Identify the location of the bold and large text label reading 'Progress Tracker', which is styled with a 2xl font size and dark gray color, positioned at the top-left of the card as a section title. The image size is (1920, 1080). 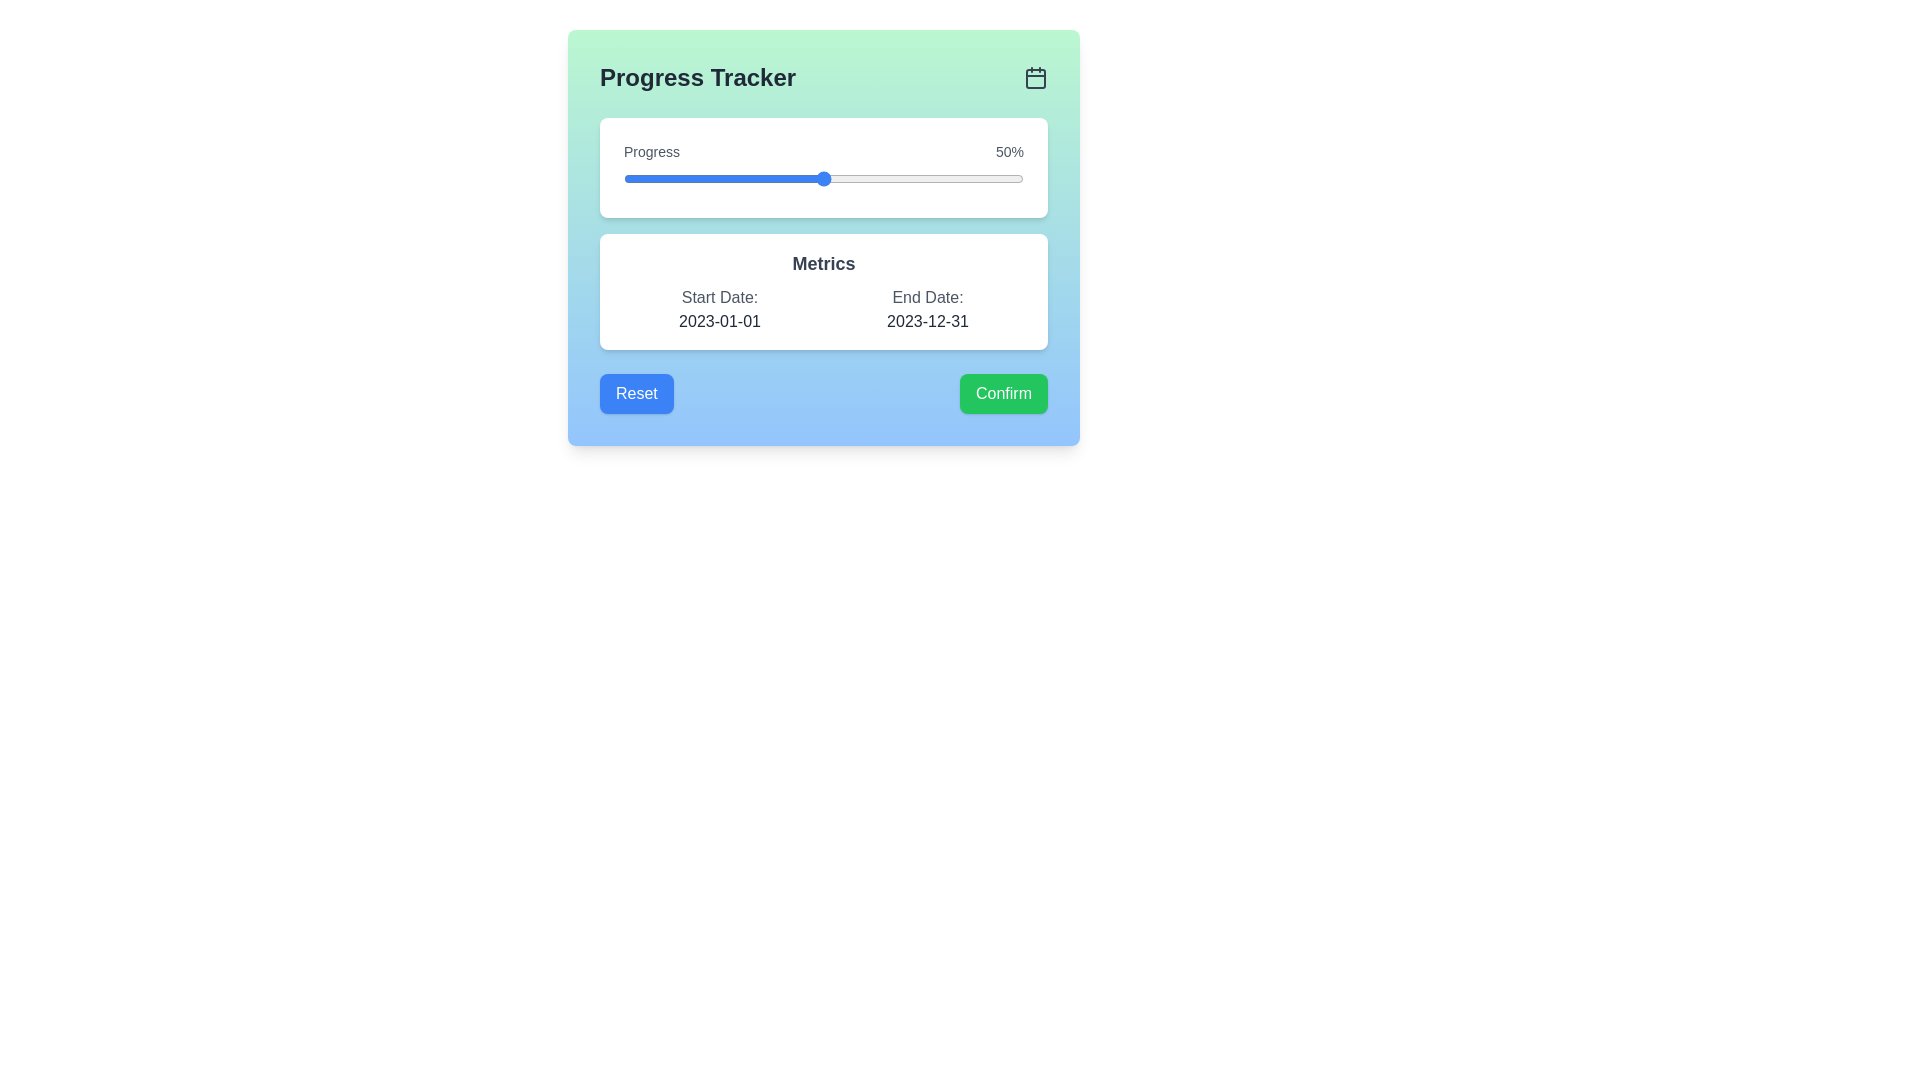
(698, 76).